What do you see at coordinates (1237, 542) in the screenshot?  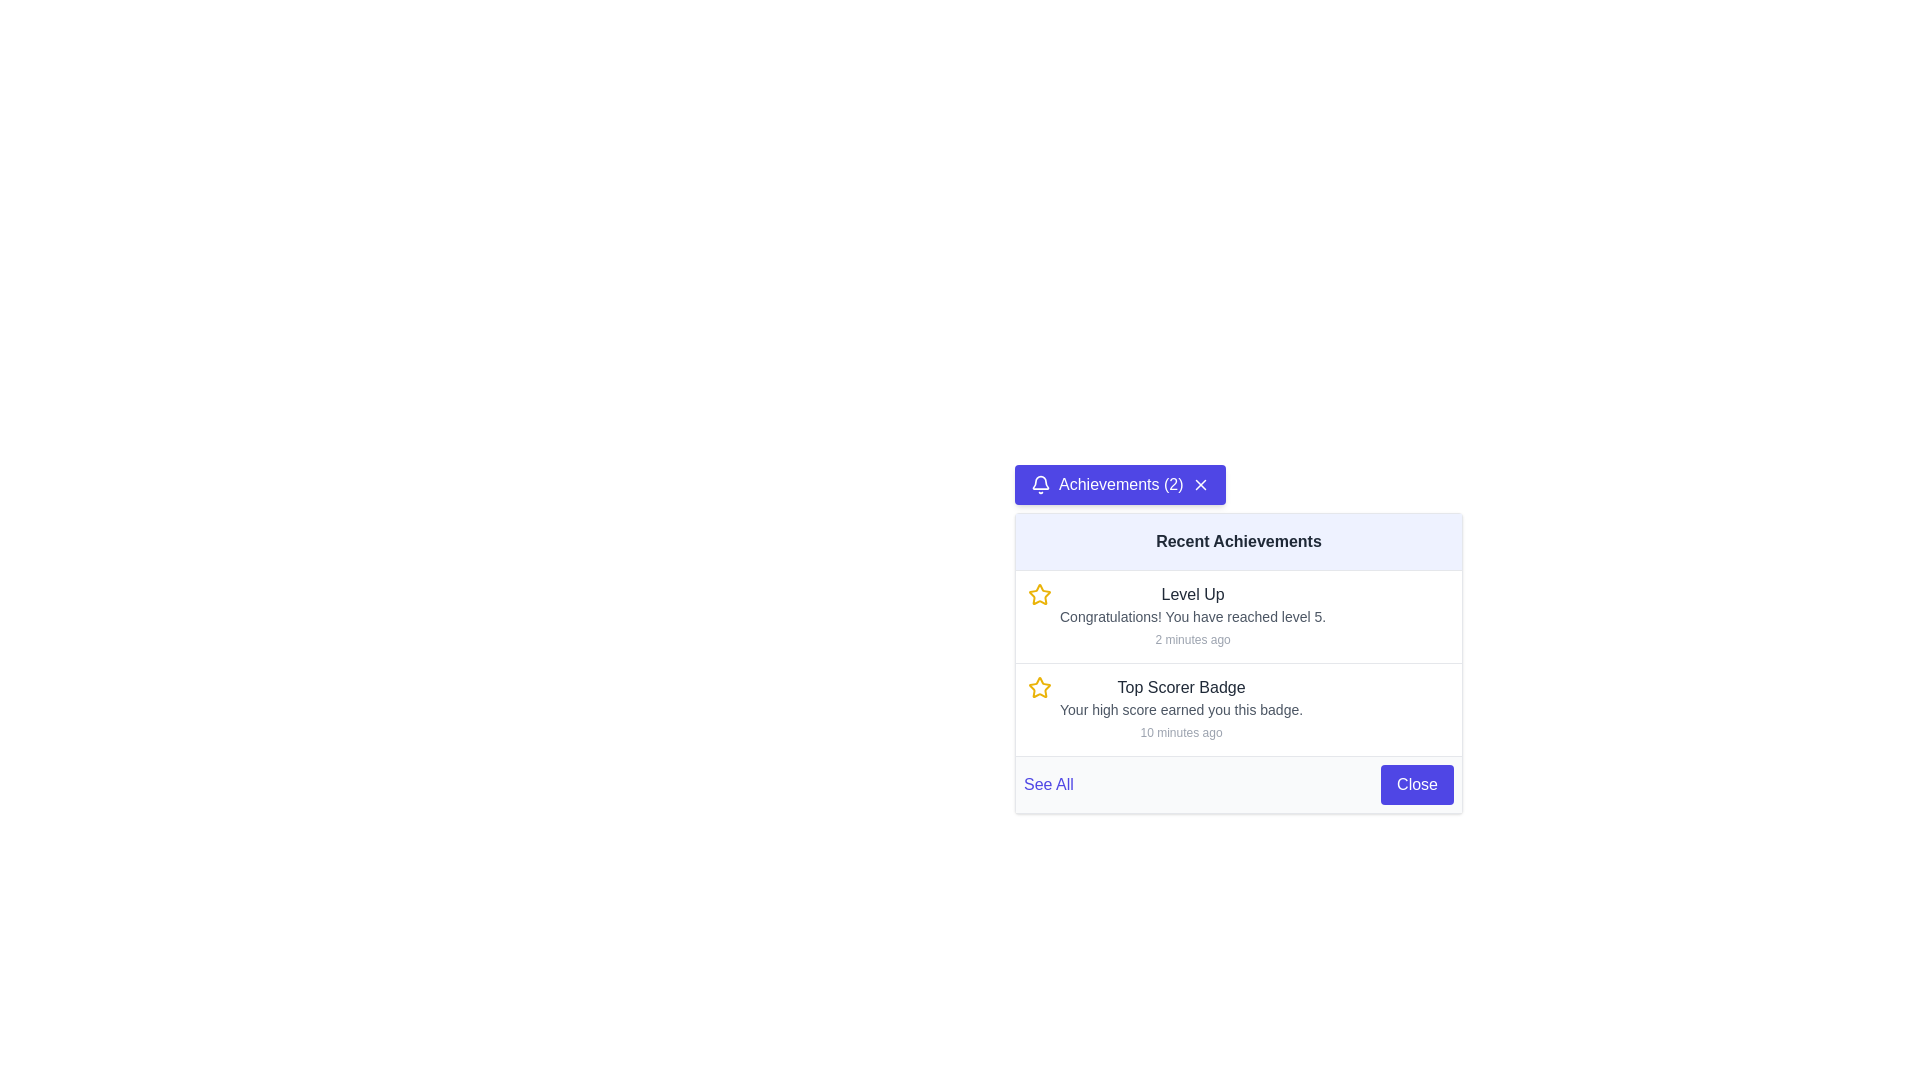 I see `the 'Recent Achievements' header text, which is styled in bold dark gray on a light indigo background, located at the top of the modal beneath the title bar 'Achievements (2)'` at bounding box center [1237, 542].